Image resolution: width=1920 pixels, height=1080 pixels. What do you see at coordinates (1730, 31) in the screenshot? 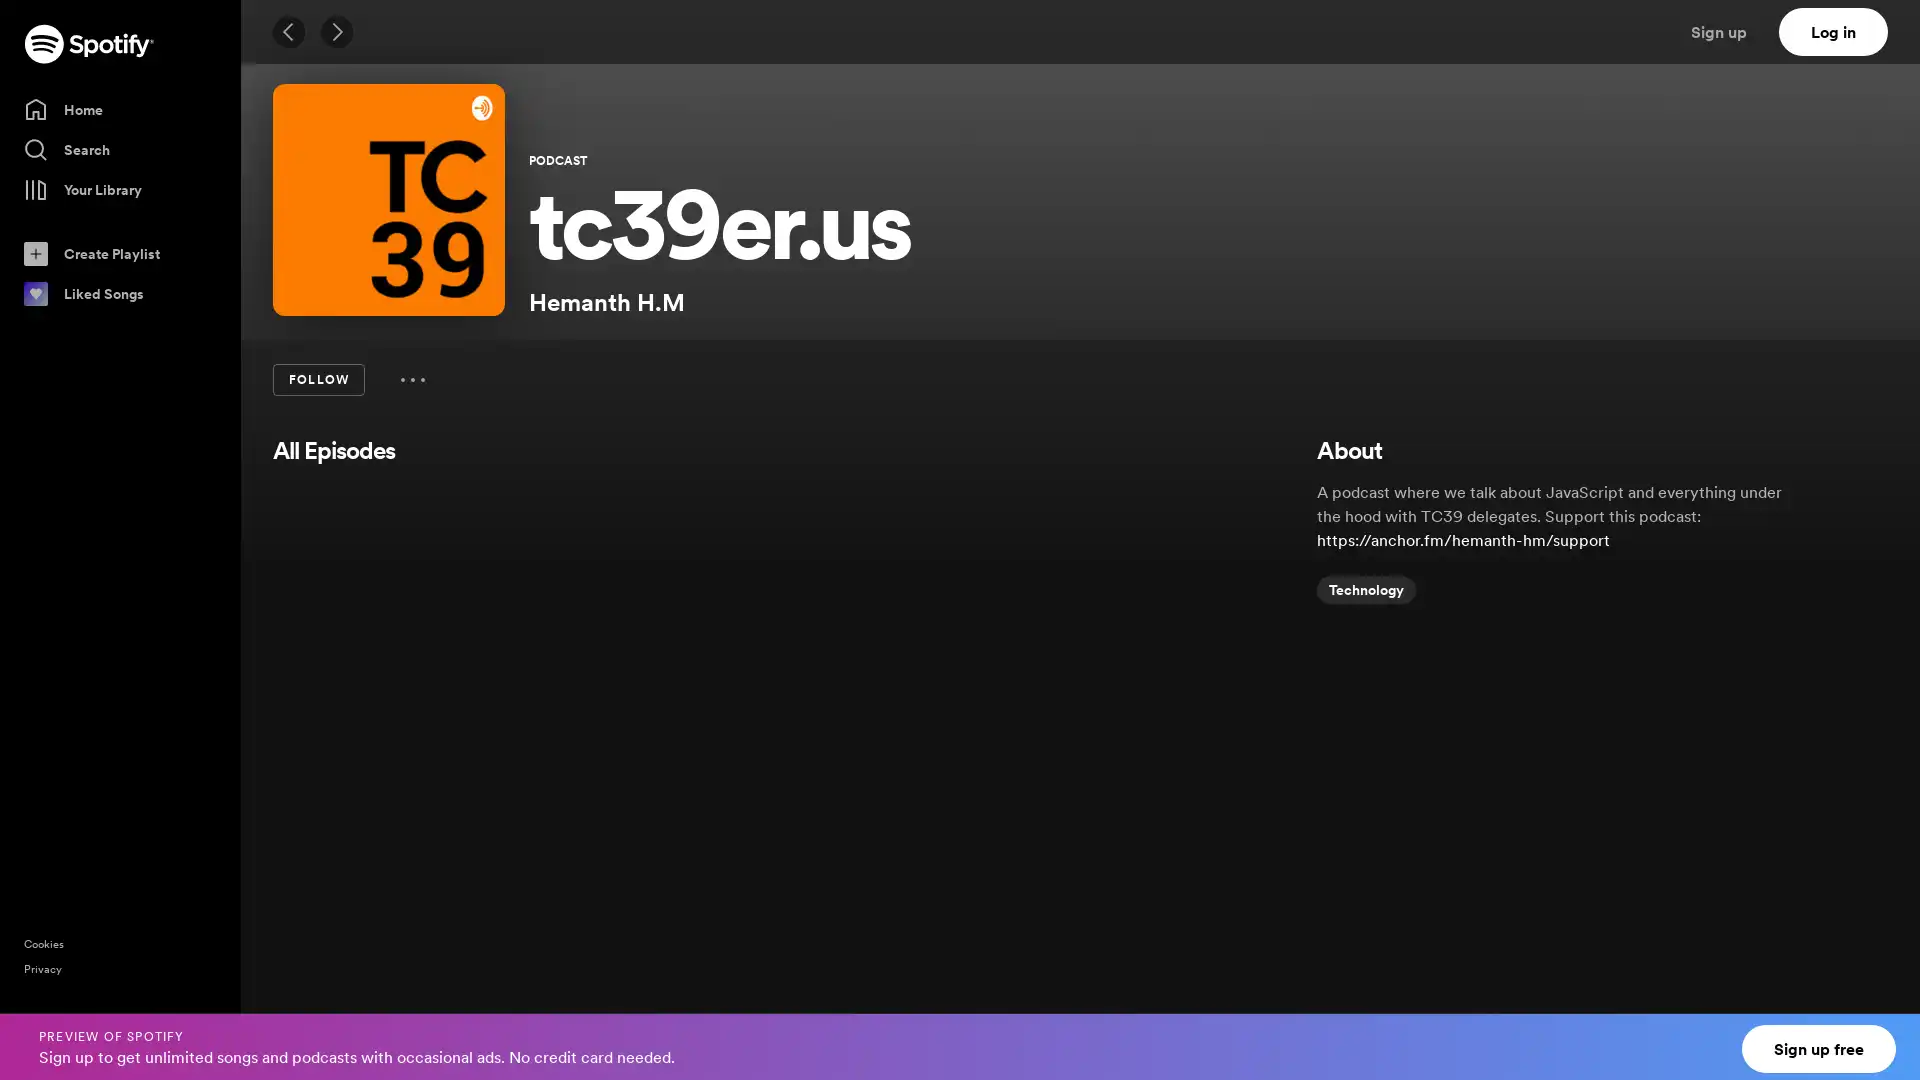
I see `Sign up` at bounding box center [1730, 31].